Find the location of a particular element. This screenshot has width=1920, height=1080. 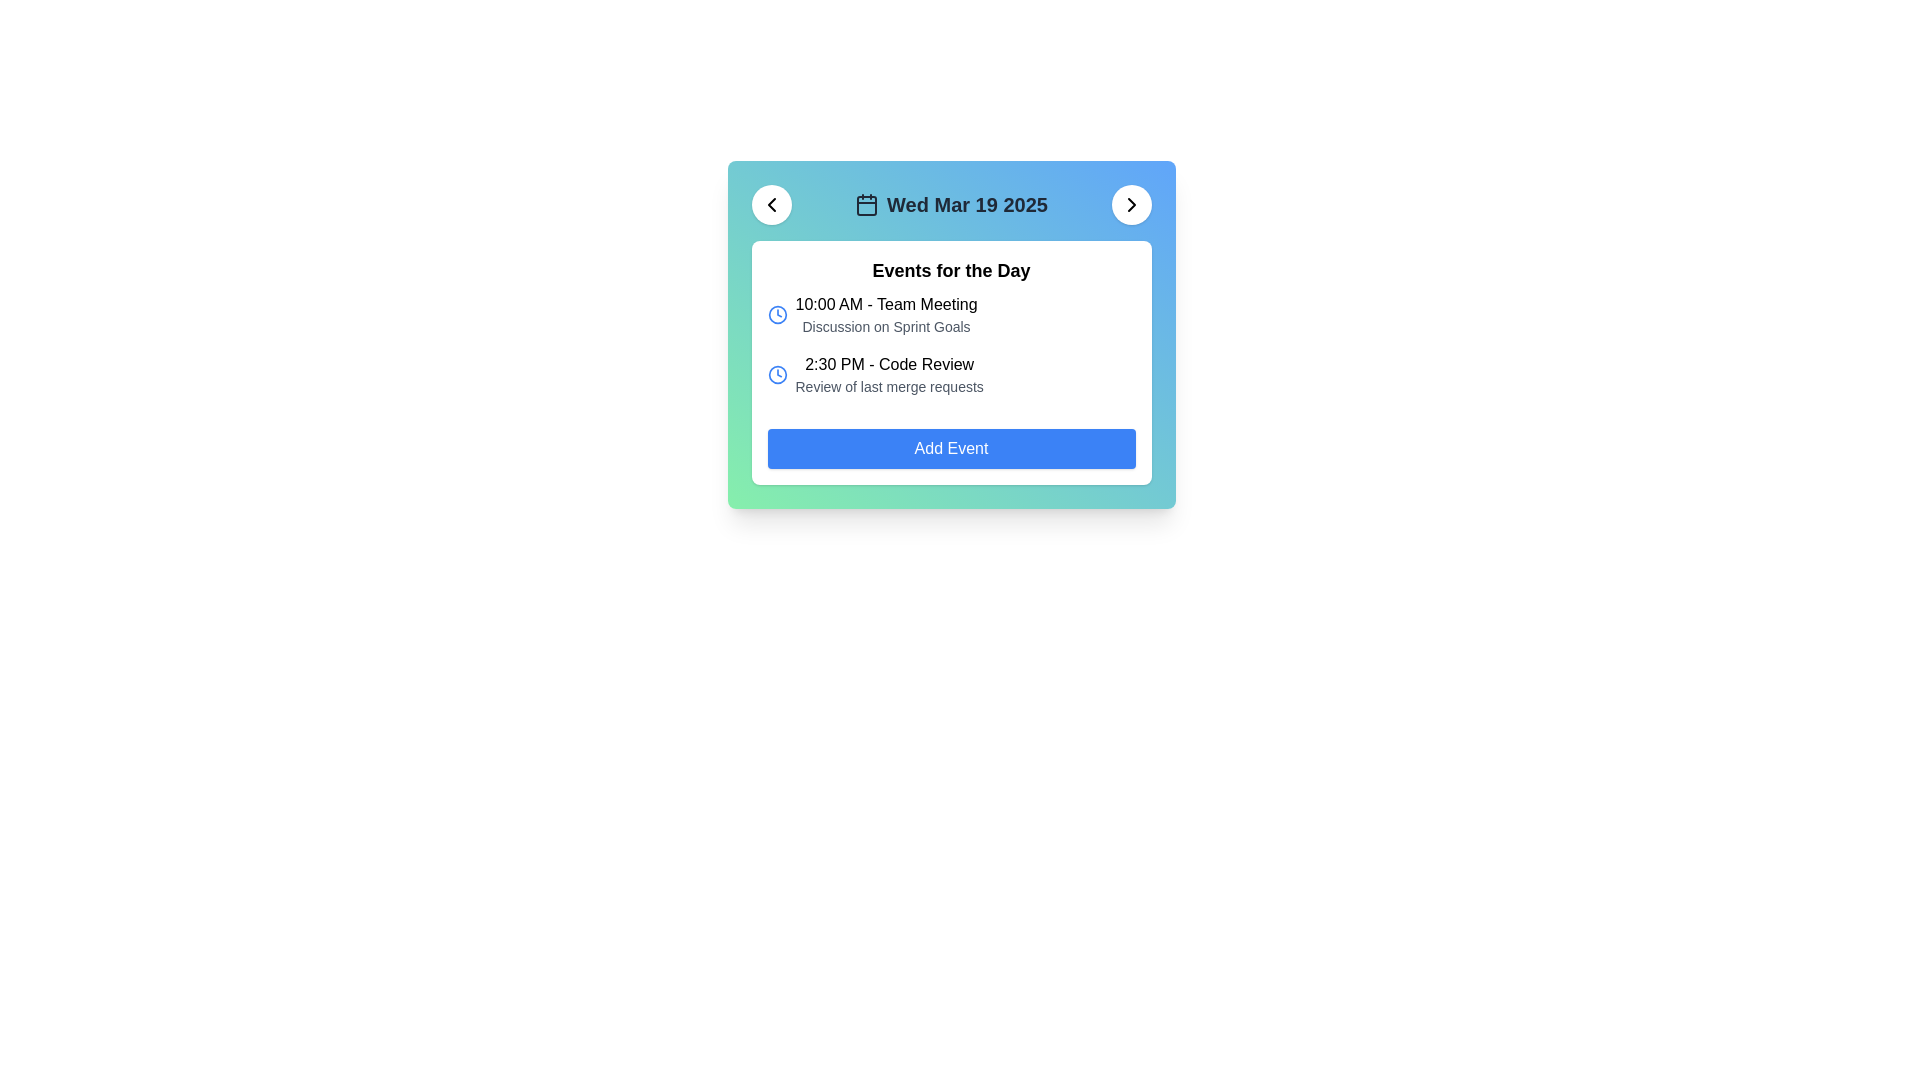

the button located at the bottom of the event schedule card to initiate the 'Add Event' function is located at coordinates (950, 447).